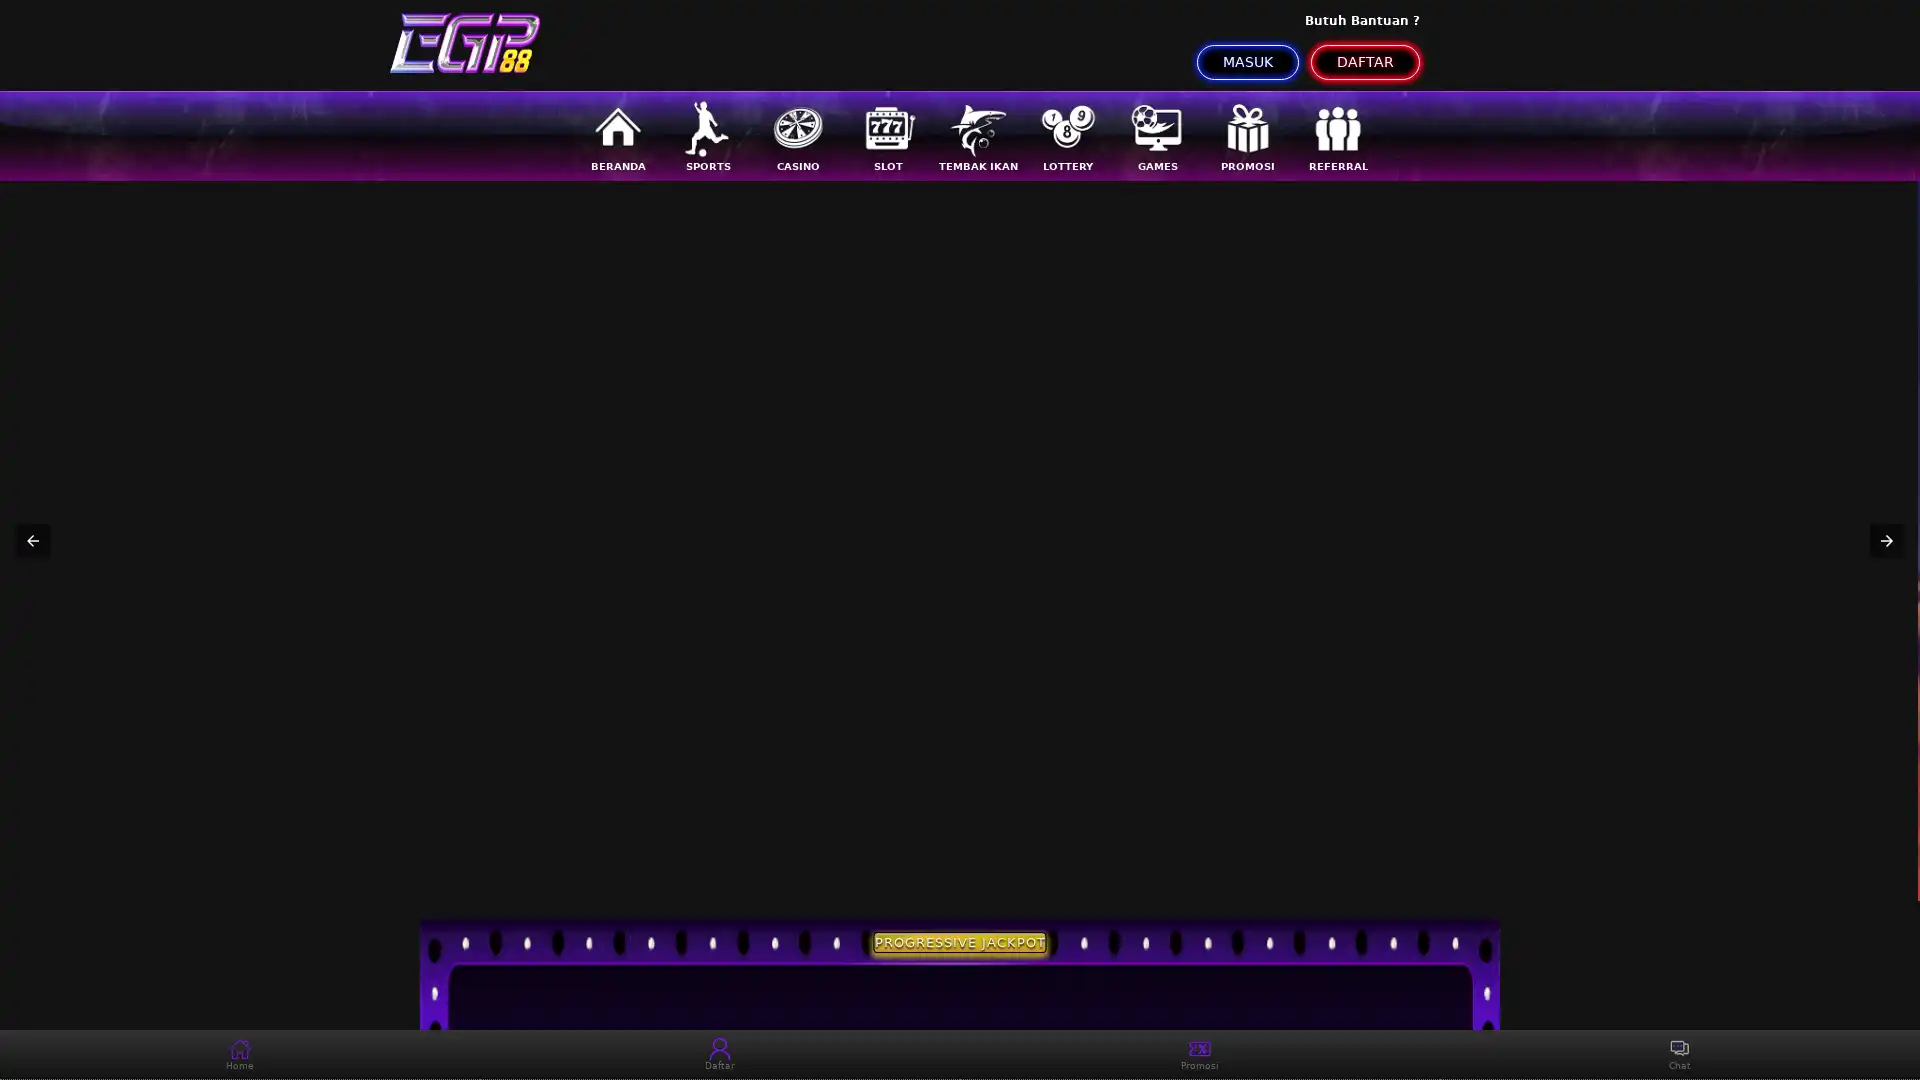 The height and width of the screenshot is (1080, 1920). I want to click on Next item in carousel (2 of 4), so click(1885, 540).